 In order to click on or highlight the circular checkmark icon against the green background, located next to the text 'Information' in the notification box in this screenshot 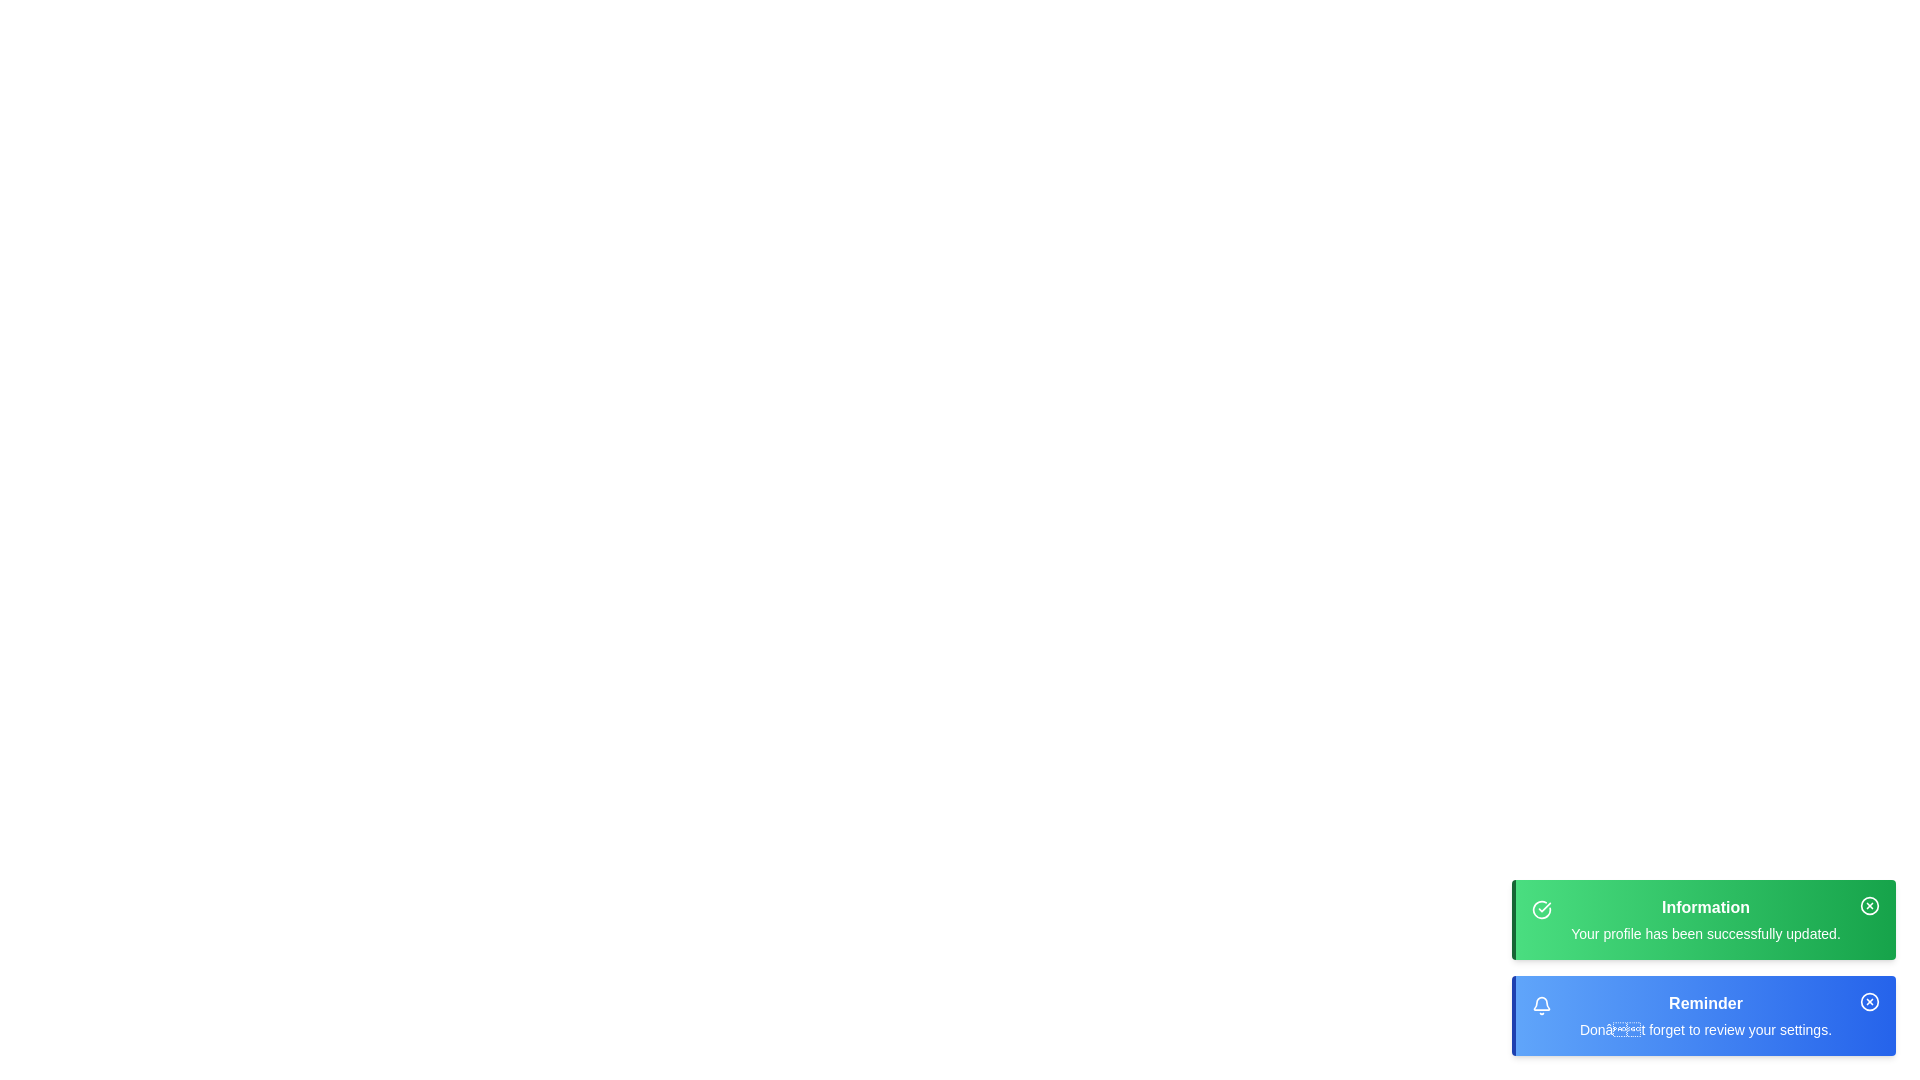, I will do `click(1540, 907)`.